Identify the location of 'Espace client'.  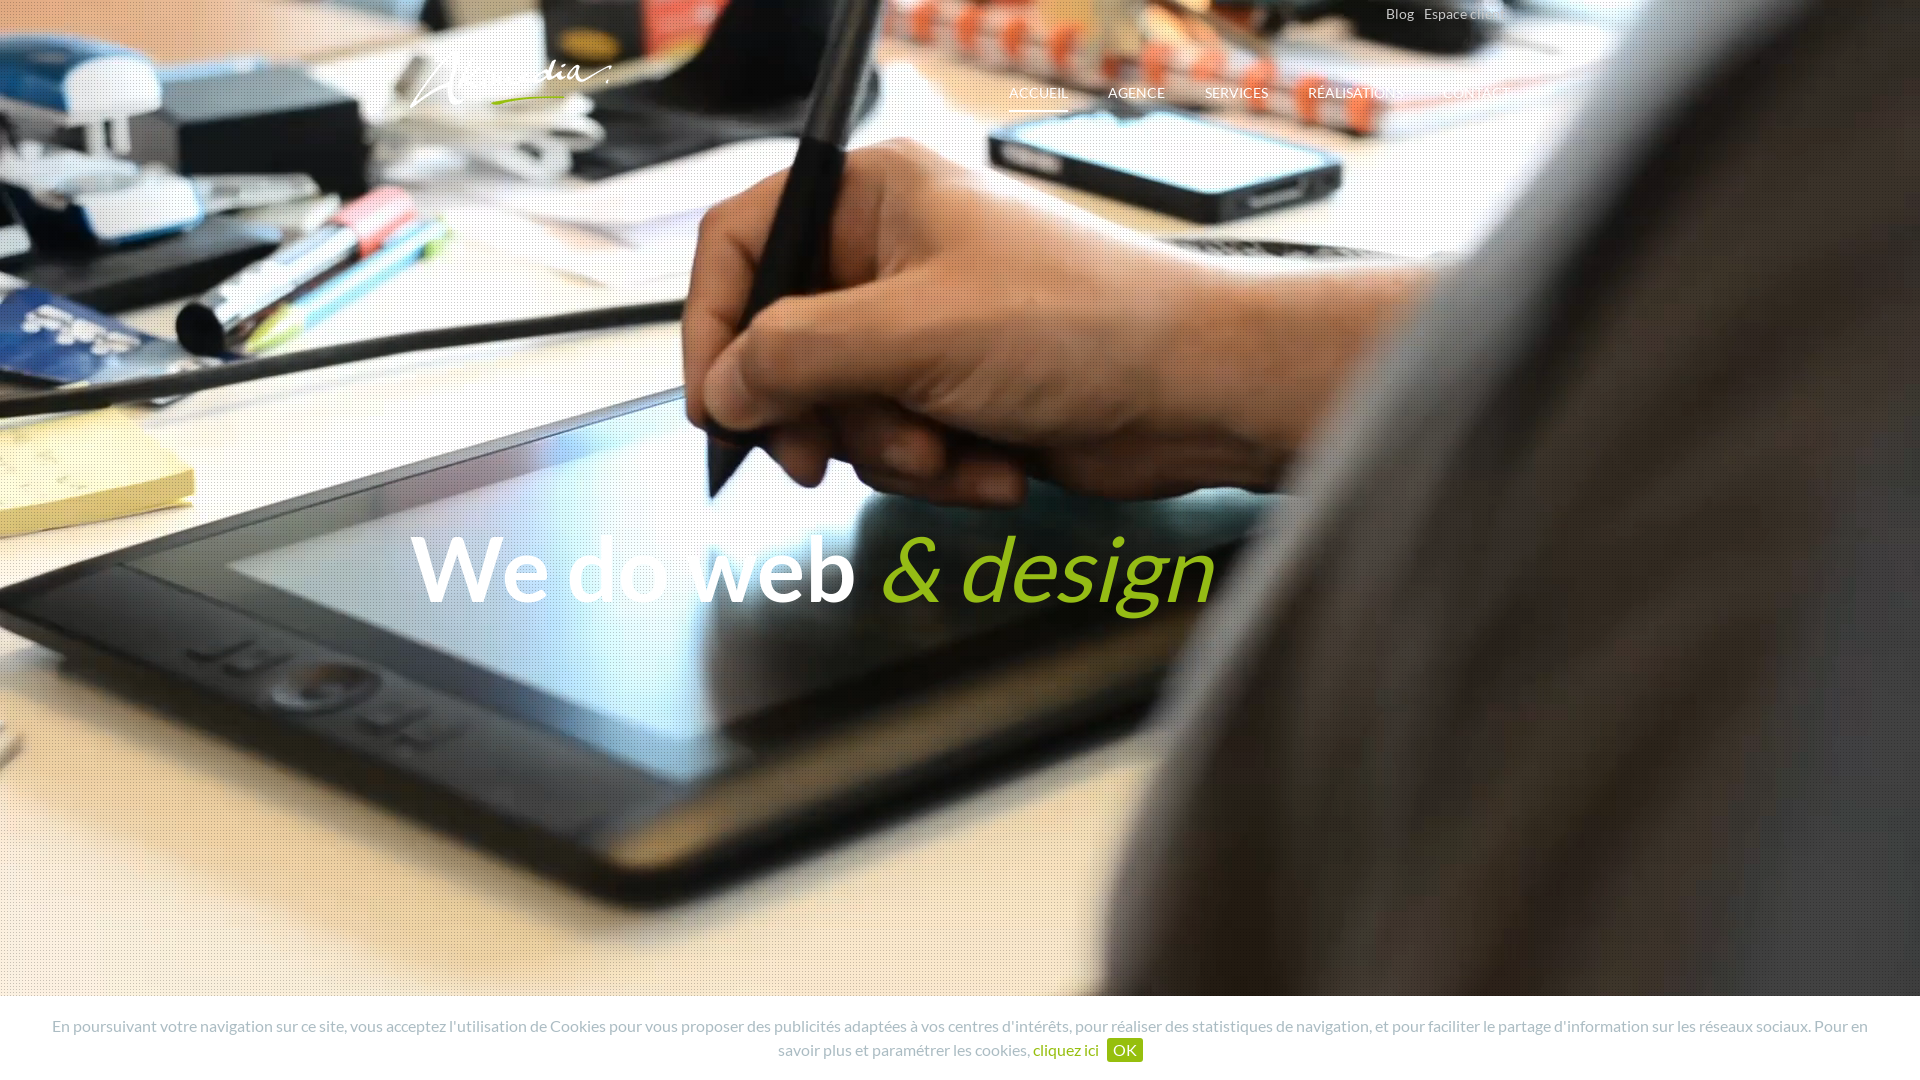
(1464, 13).